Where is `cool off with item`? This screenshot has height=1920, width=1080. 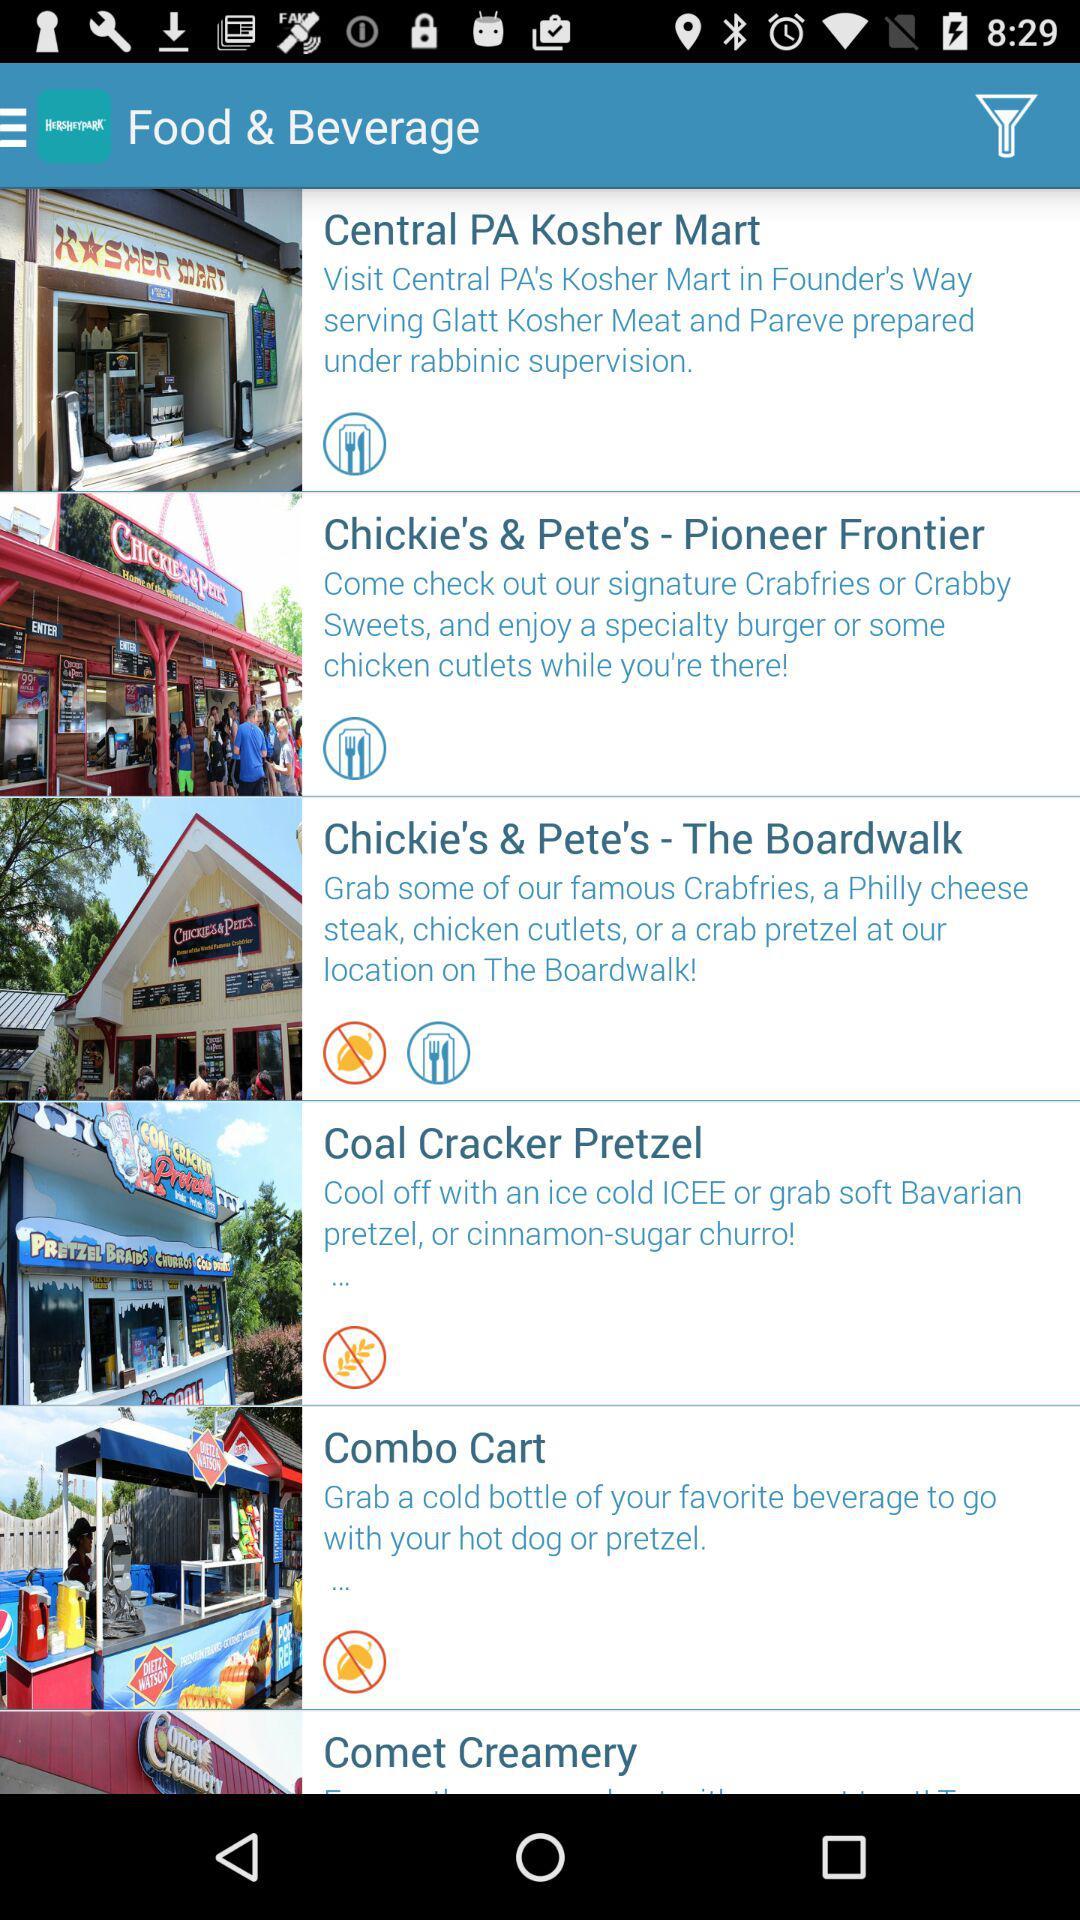
cool off with item is located at coordinates (690, 1233).